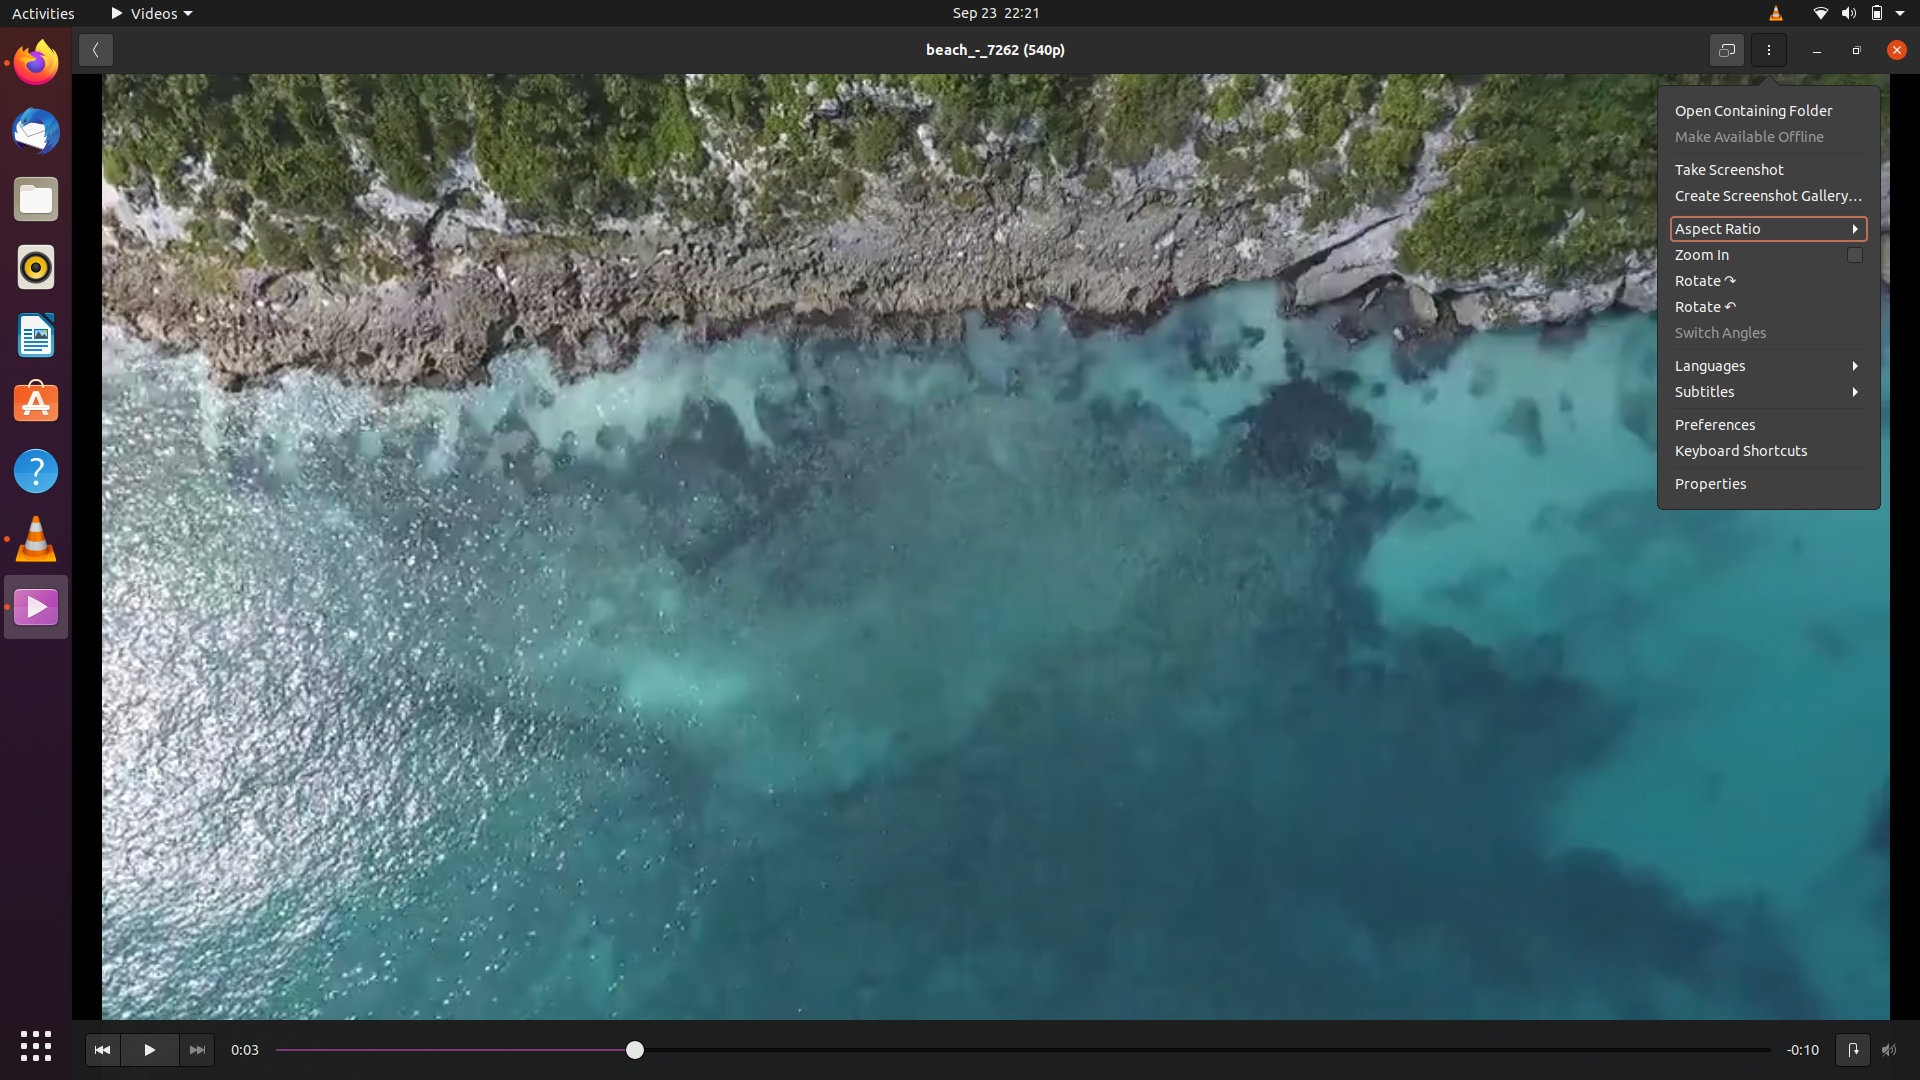  What do you see at coordinates (1771, 423) in the screenshot?
I see `the preferences menu` at bounding box center [1771, 423].